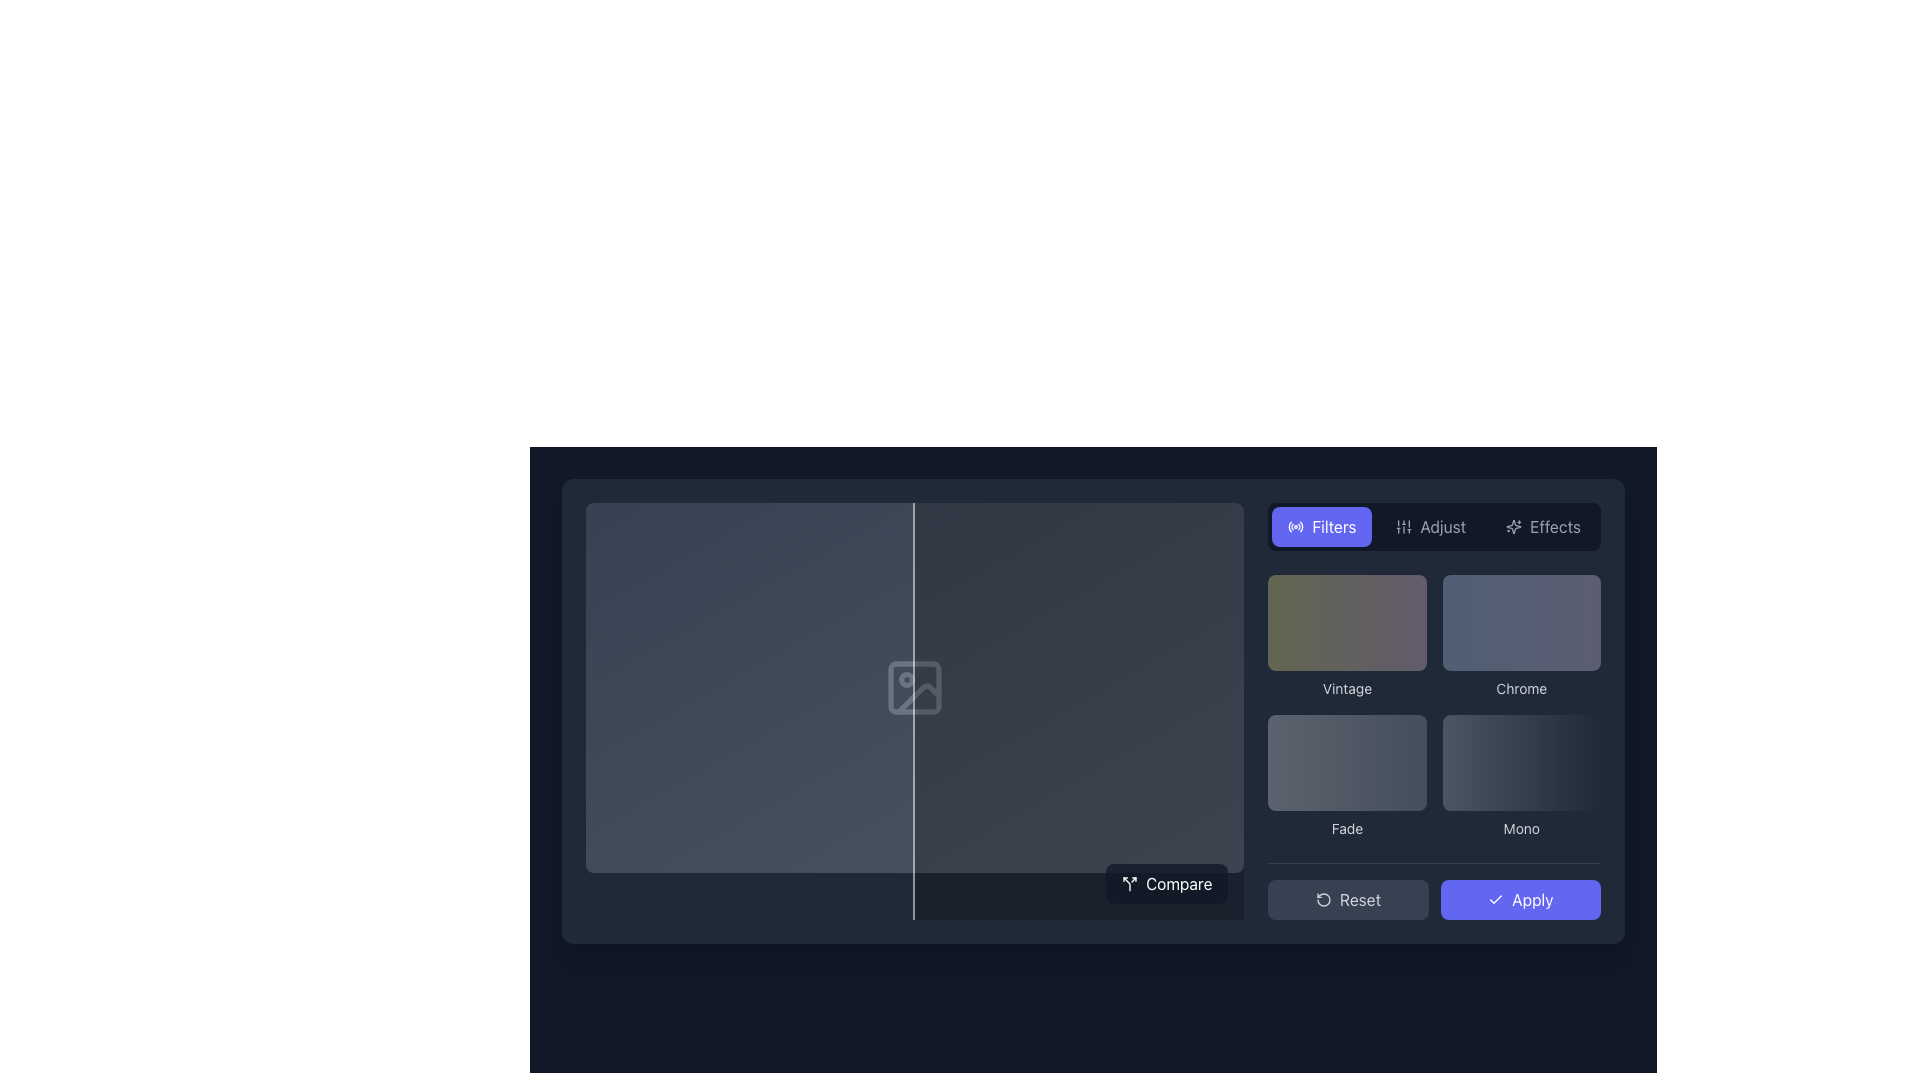 Image resolution: width=1920 pixels, height=1080 pixels. I want to click on the decorative icon representing the 'Filters' feature located beside the text 'Filters' in the top-right section of the interface, so click(1296, 526).